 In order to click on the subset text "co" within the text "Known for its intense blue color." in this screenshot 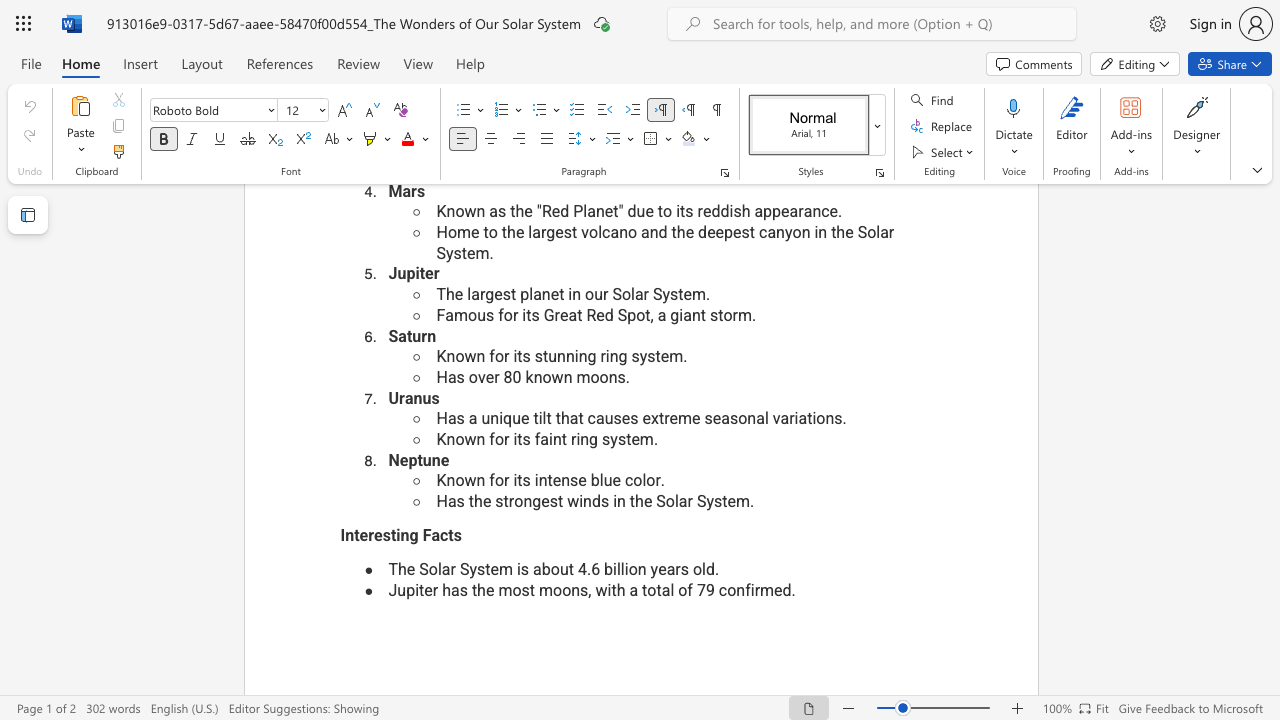, I will do `click(623, 480)`.